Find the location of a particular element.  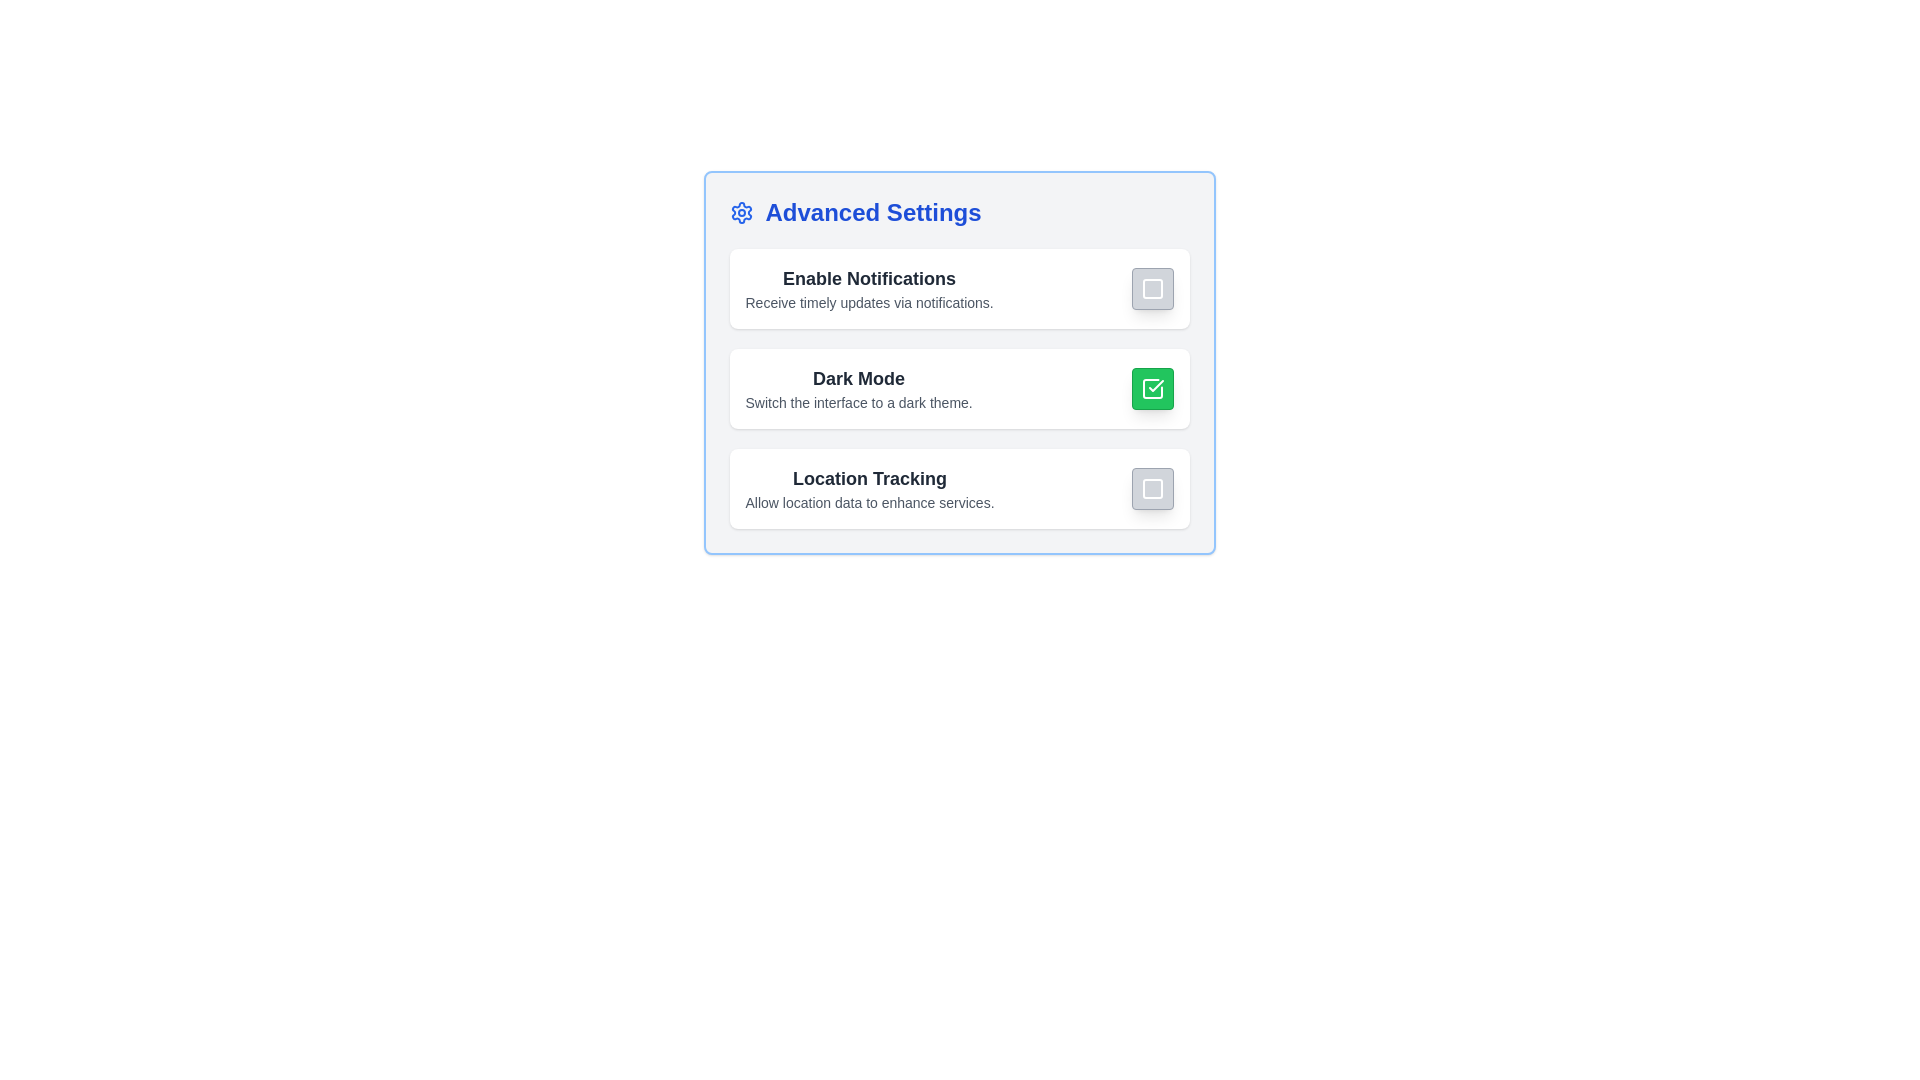

title 'Location Tracking' and the description 'Allow location data to enhance services' from the text block located in the third row of the settings list is located at coordinates (869, 489).